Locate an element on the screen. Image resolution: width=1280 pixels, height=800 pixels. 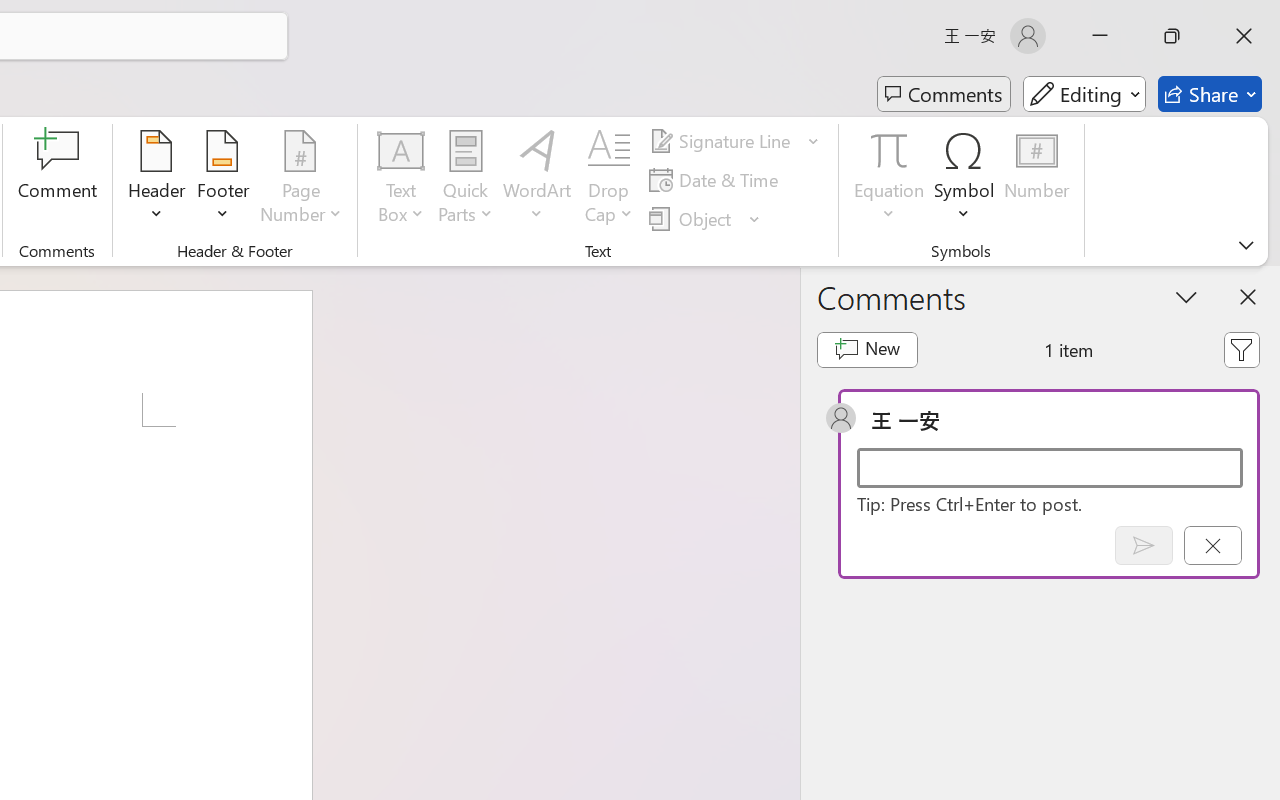
'Quick Parts' is located at coordinates (464, 179).